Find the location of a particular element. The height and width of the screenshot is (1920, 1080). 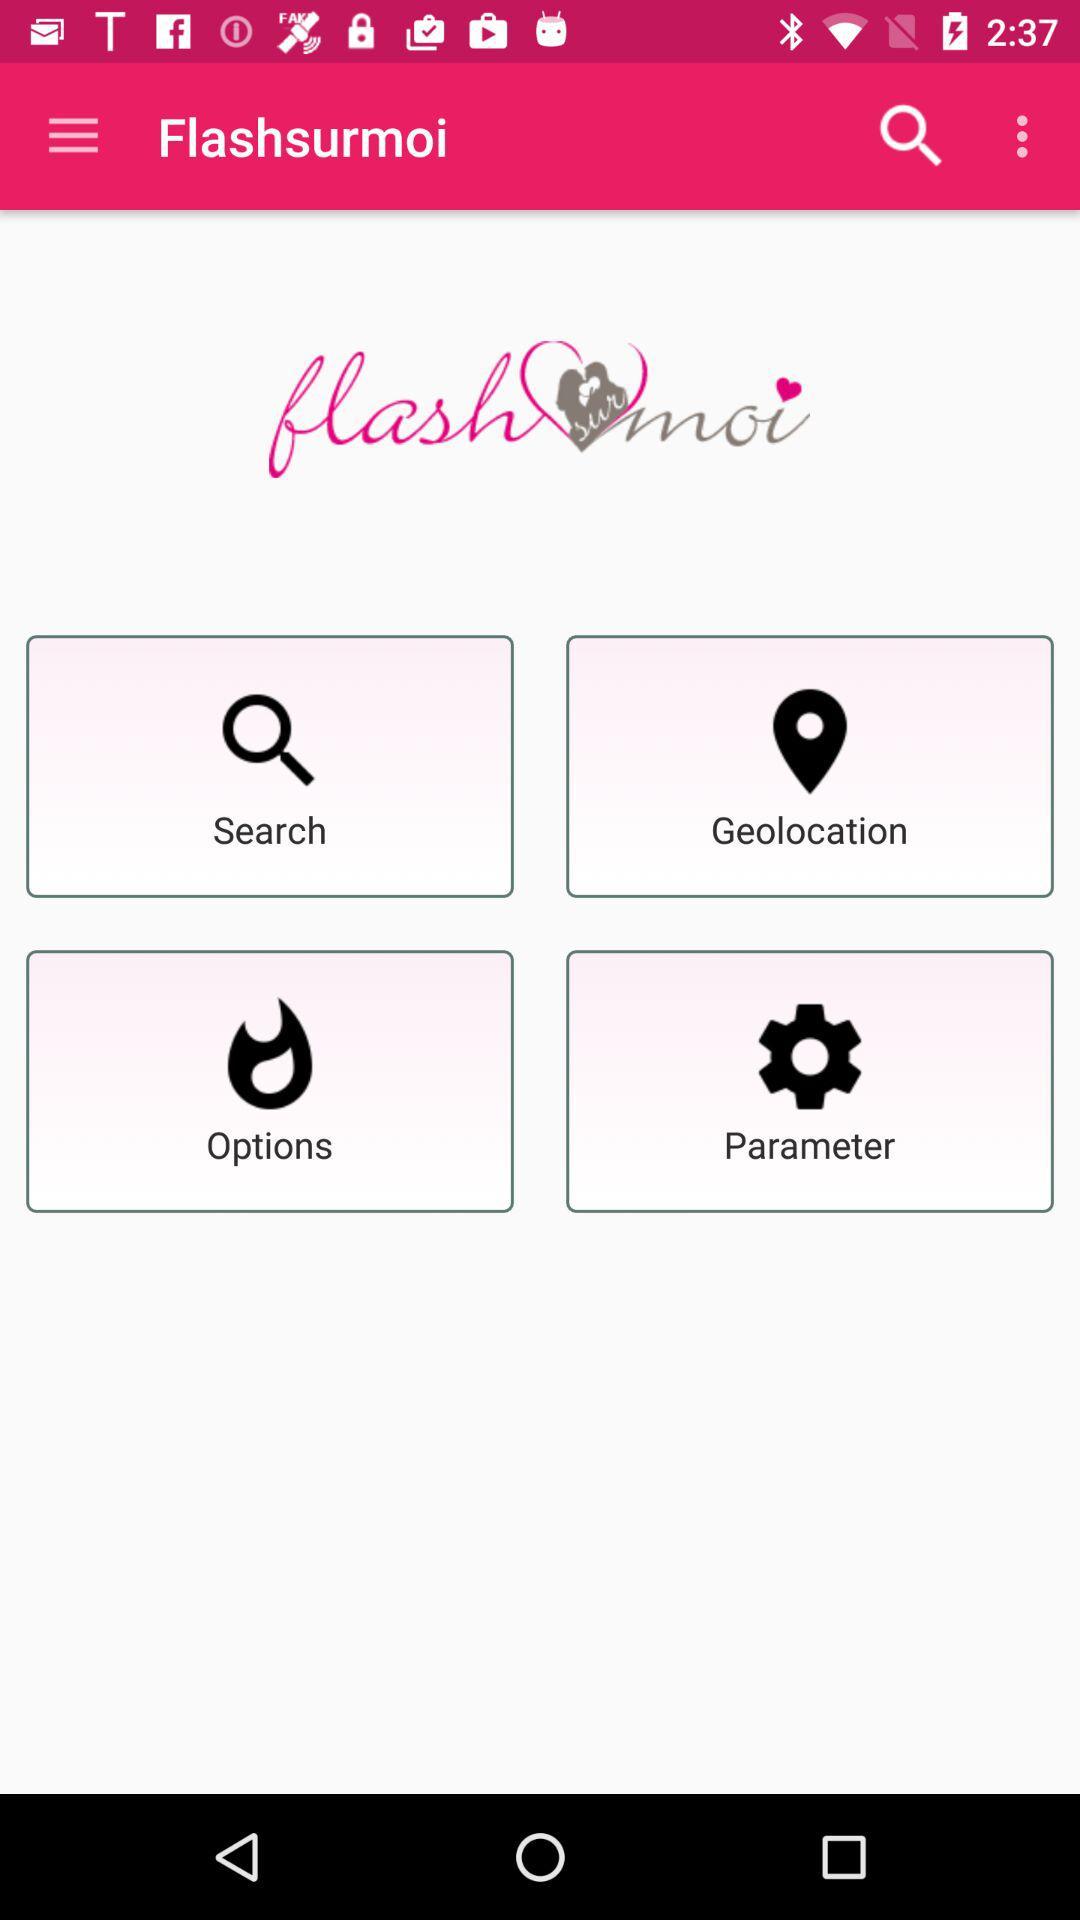

geolocation is located at coordinates (810, 740).